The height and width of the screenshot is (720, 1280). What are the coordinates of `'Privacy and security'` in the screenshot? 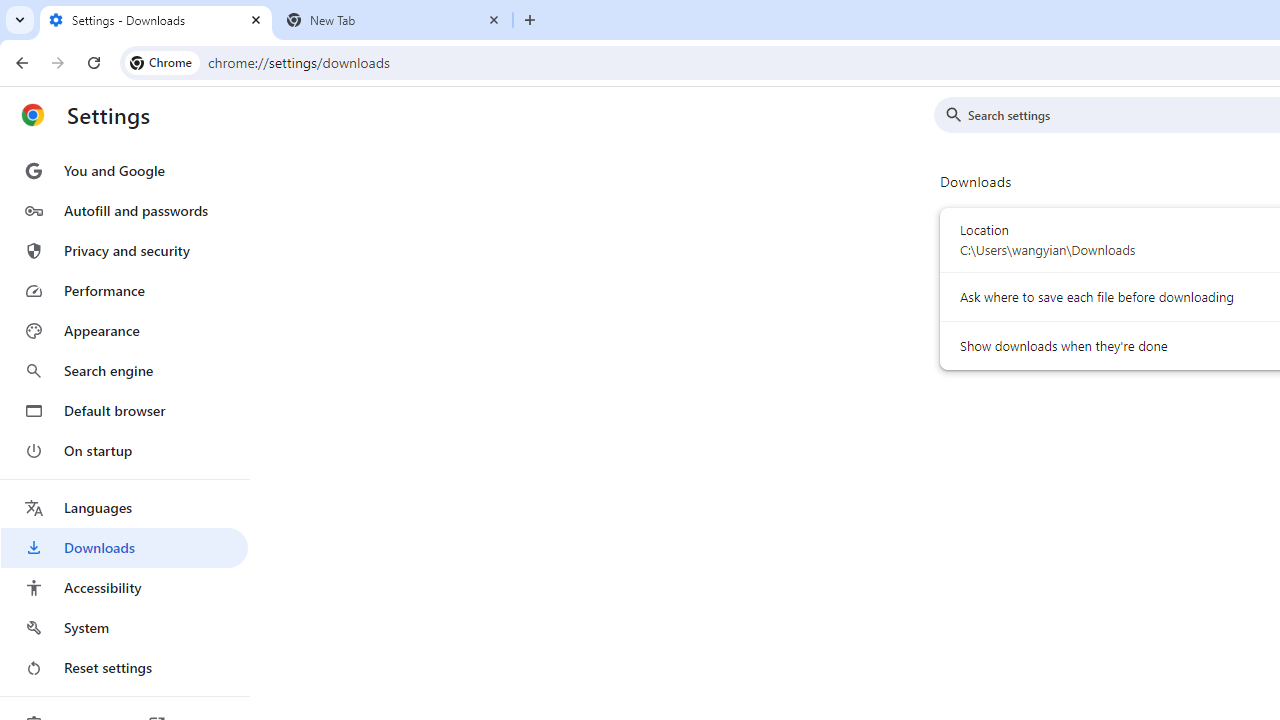 It's located at (123, 249).